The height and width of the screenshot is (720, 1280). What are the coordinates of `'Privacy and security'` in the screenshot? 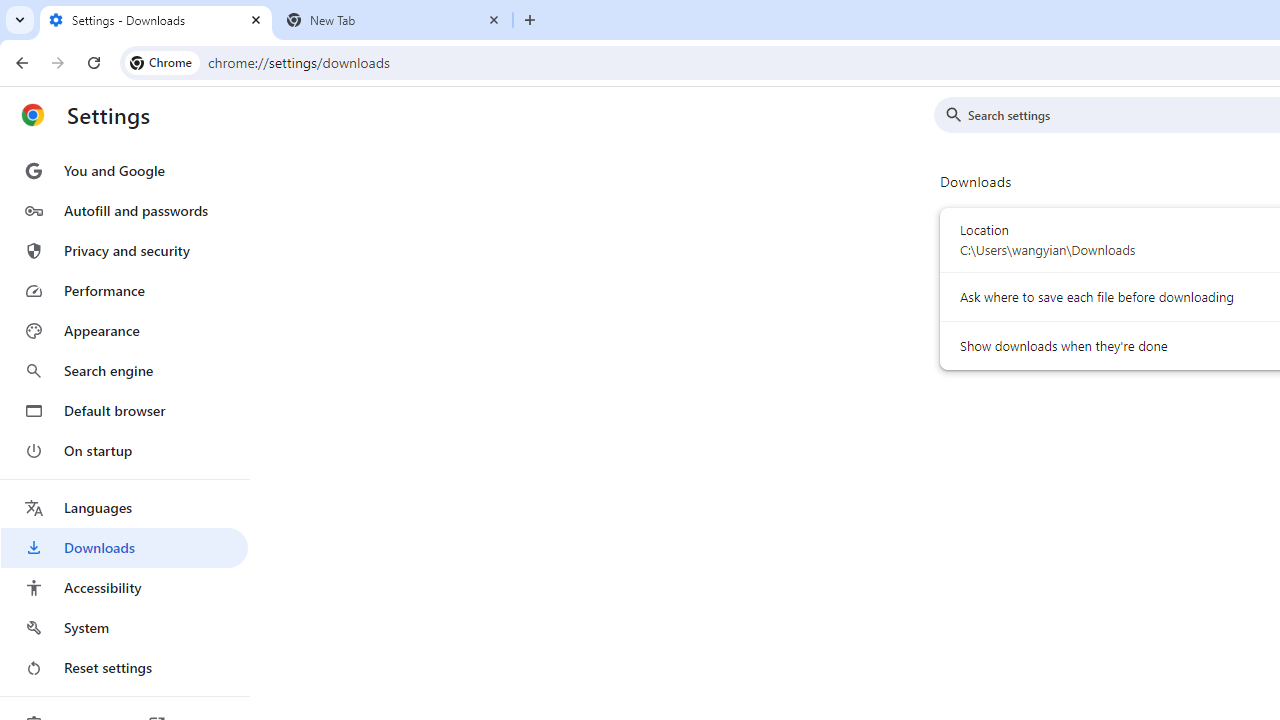 It's located at (123, 249).